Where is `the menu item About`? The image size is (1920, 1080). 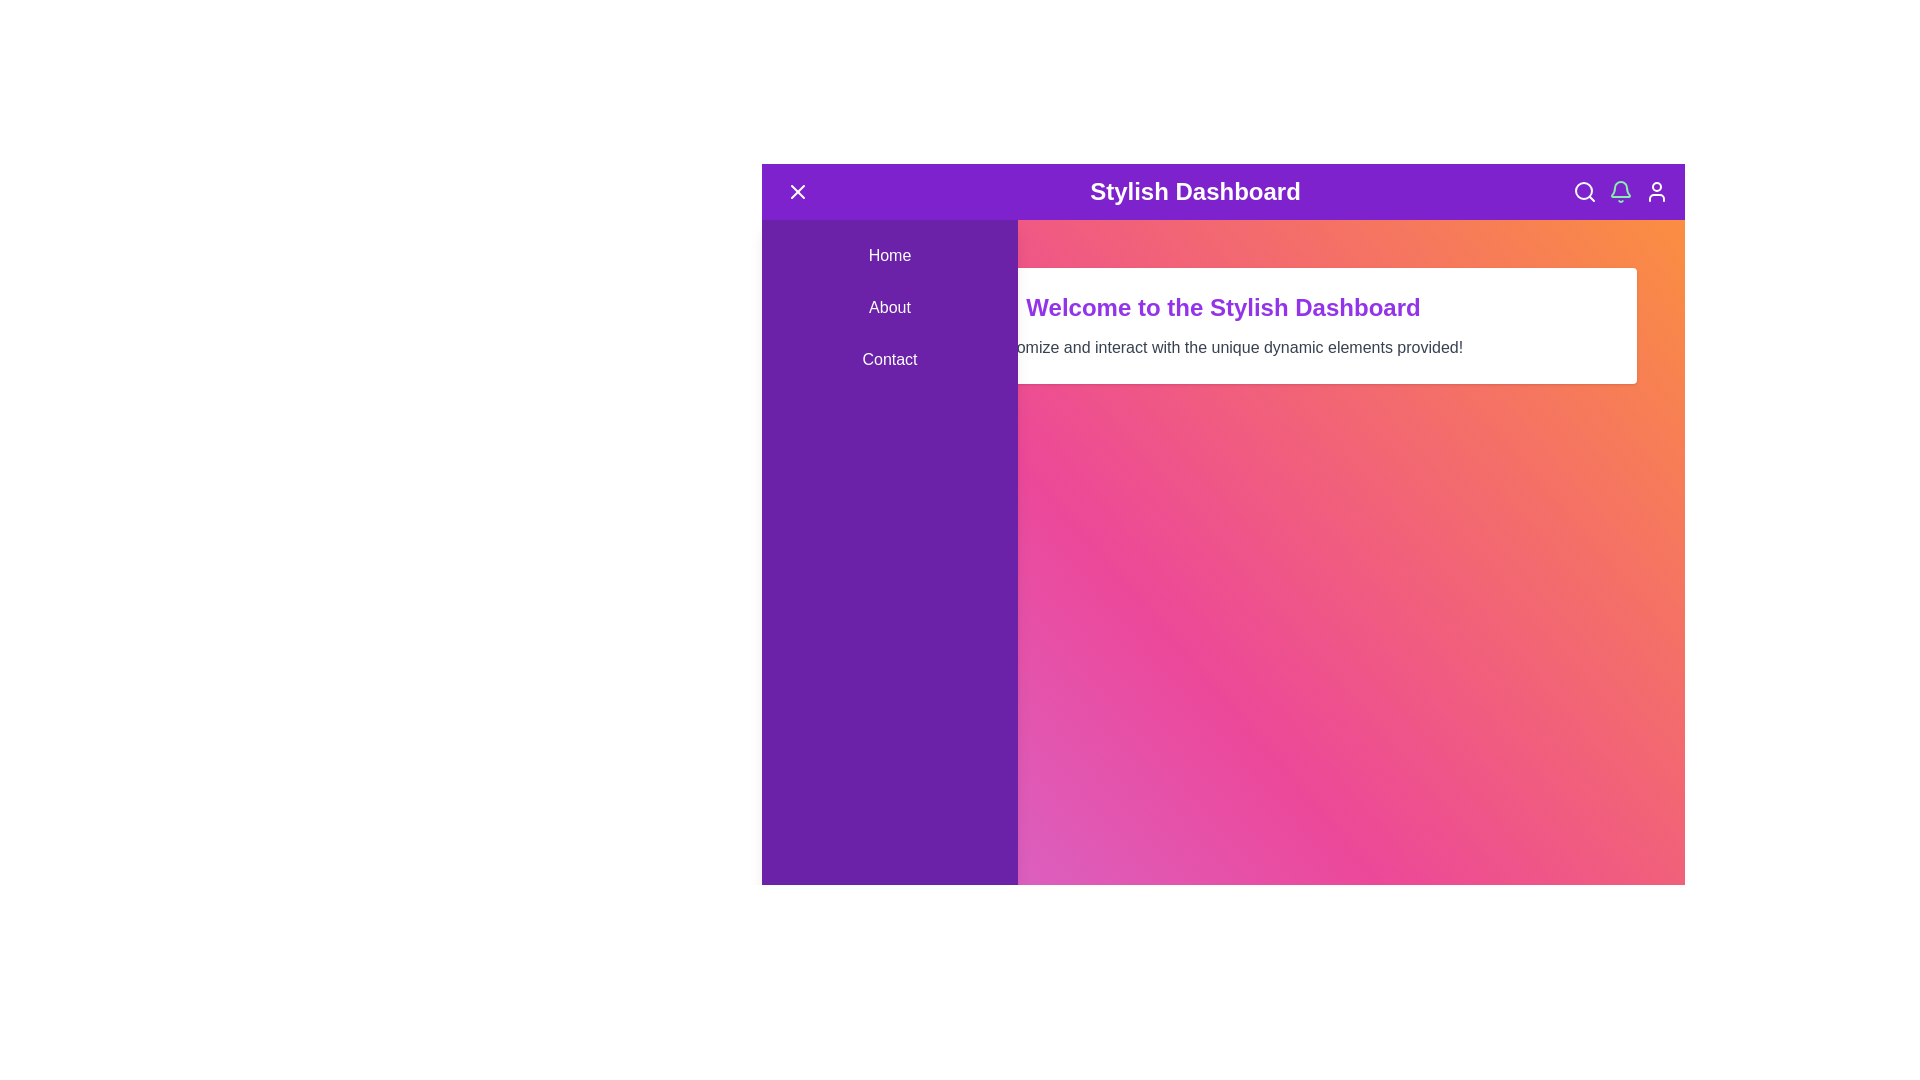
the menu item About is located at coordinates (888, 308).